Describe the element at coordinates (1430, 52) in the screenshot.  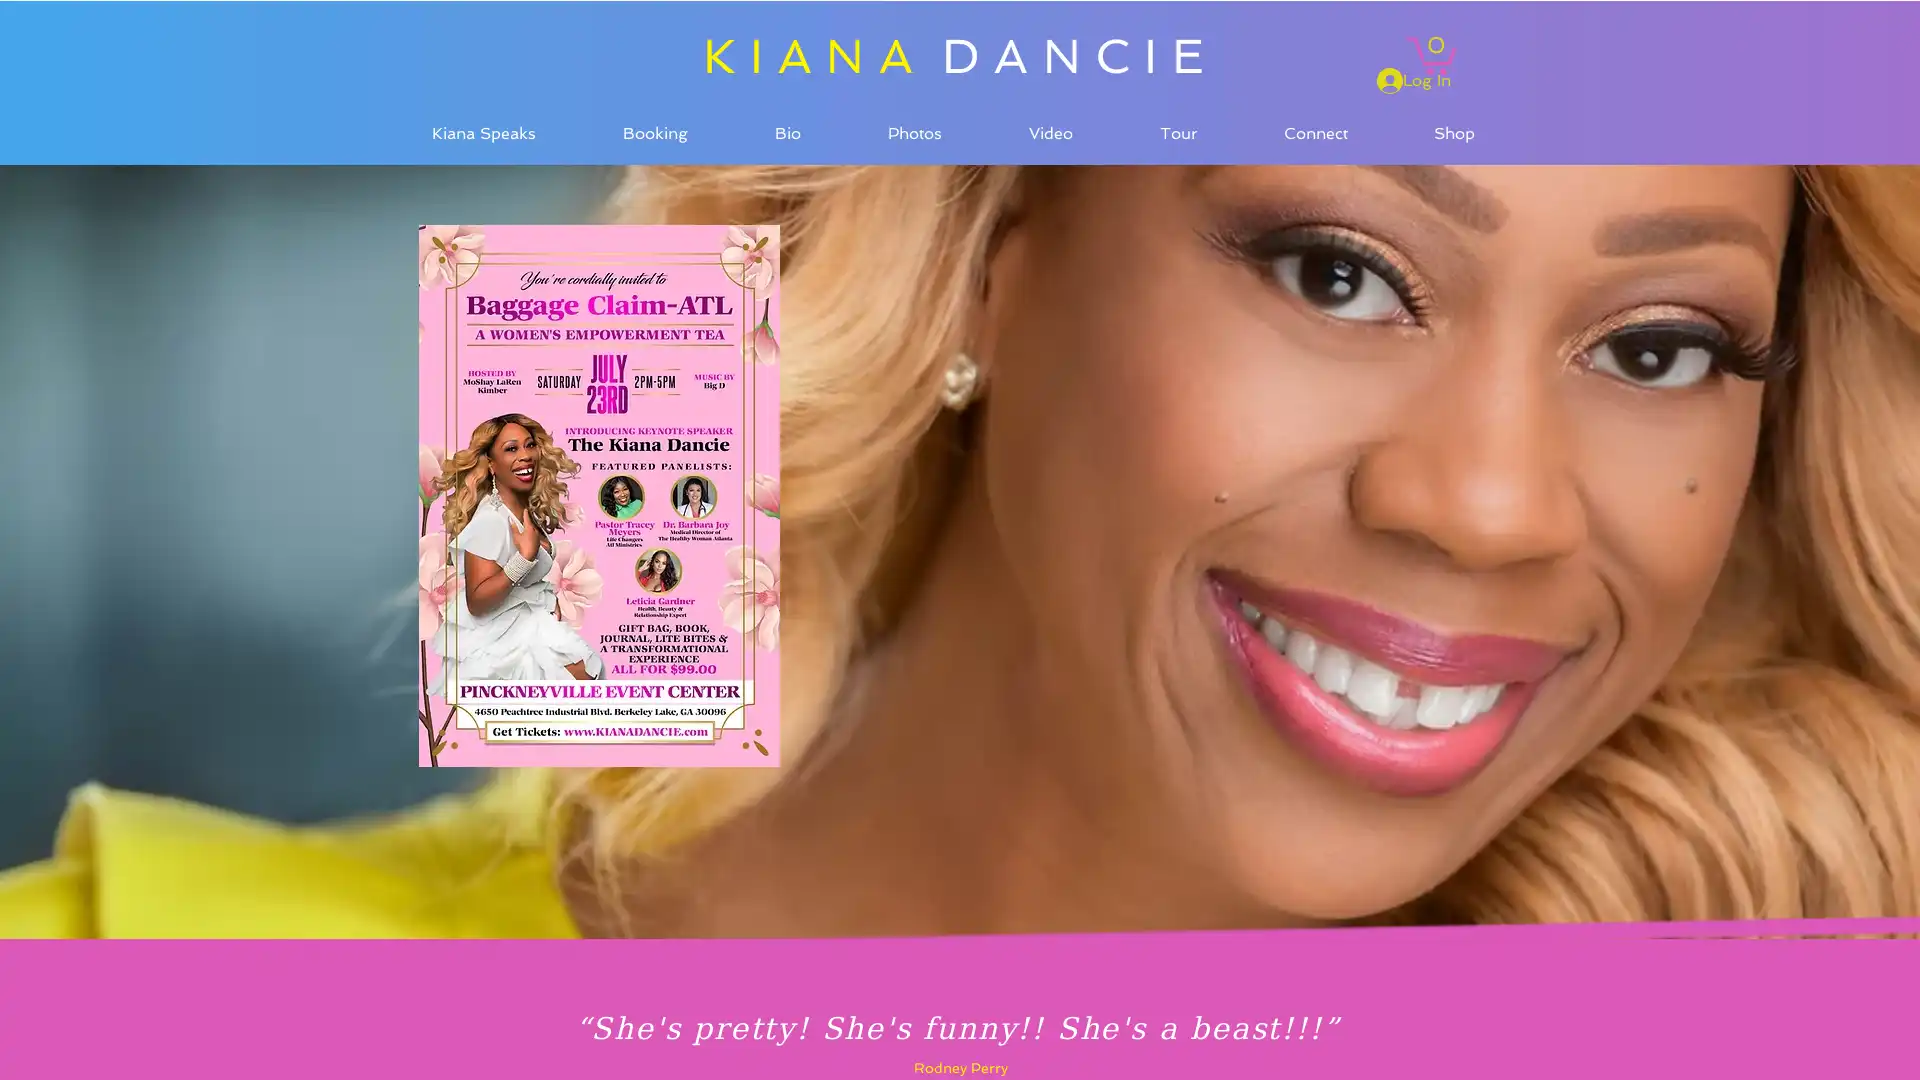
I see `Cart with 0 items` at that location.